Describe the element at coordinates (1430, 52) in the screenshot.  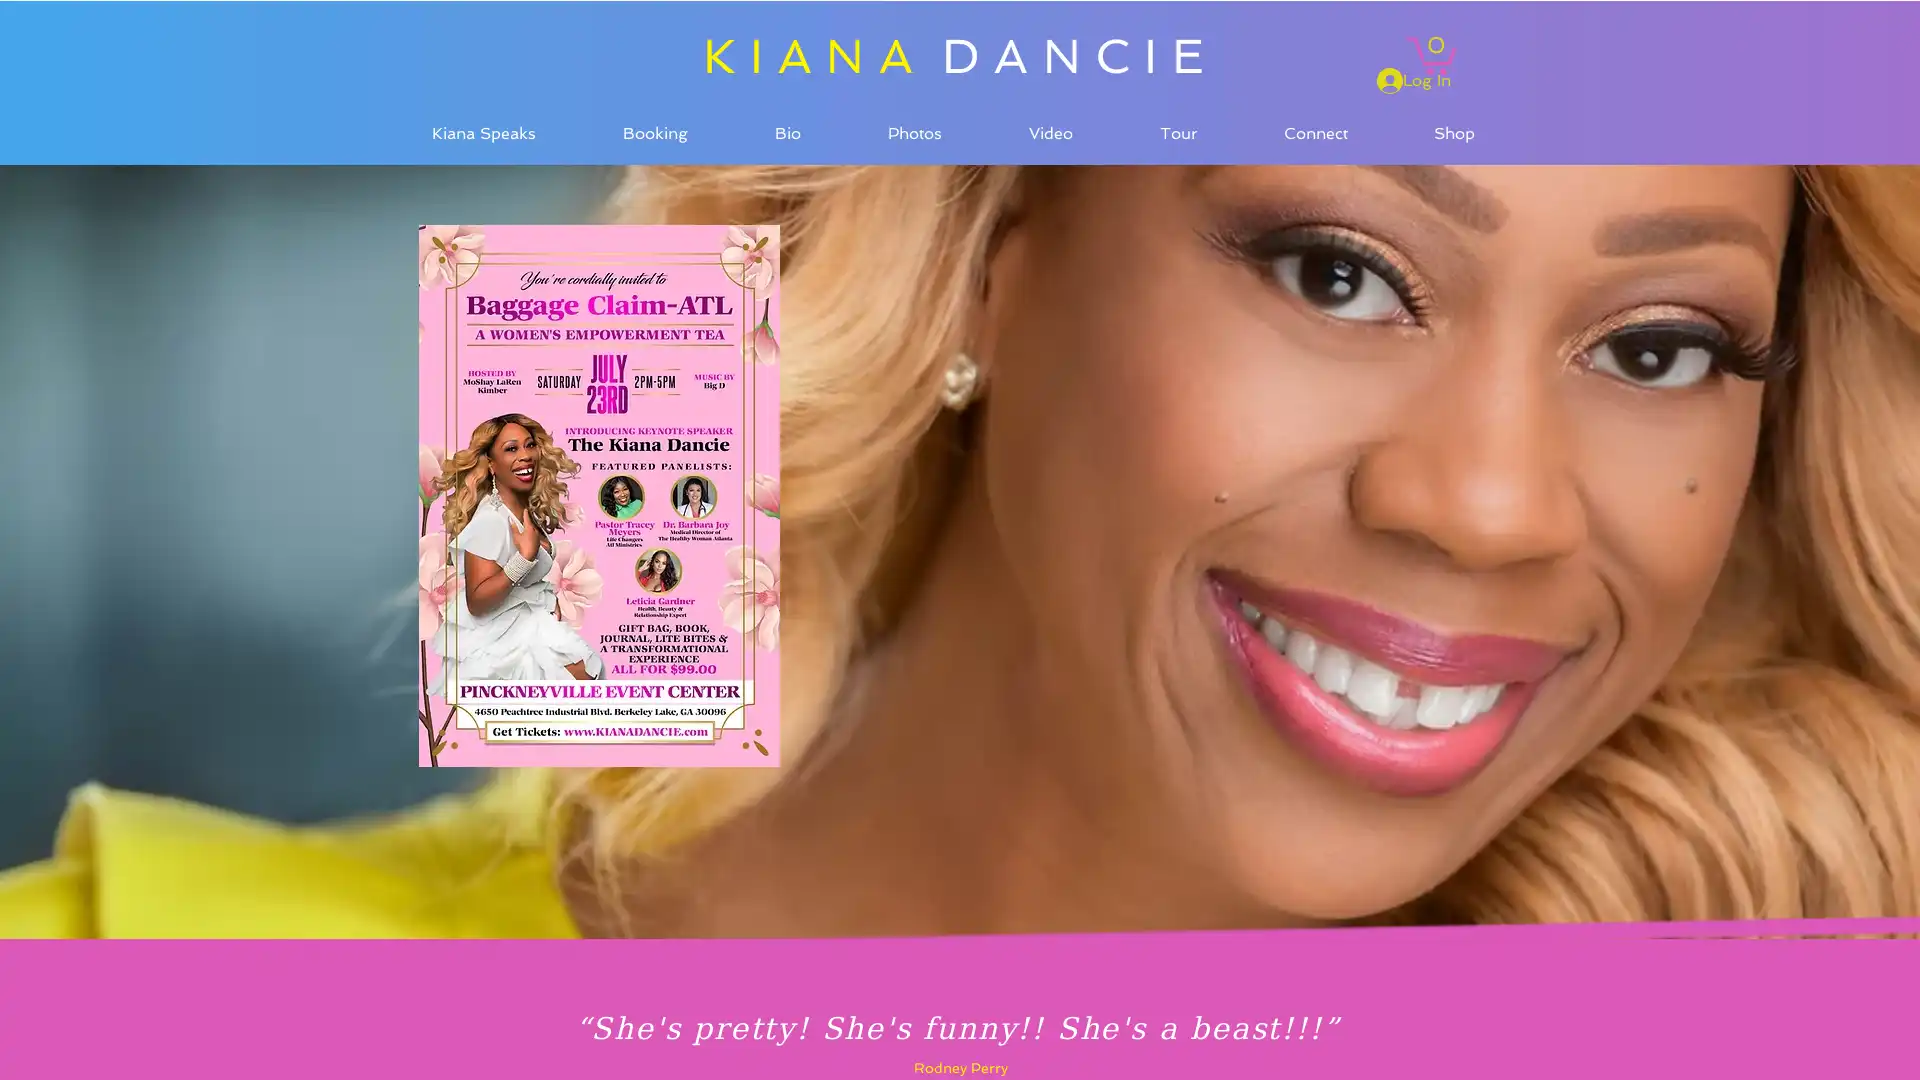
I see `Cart with 0 items` at that location.